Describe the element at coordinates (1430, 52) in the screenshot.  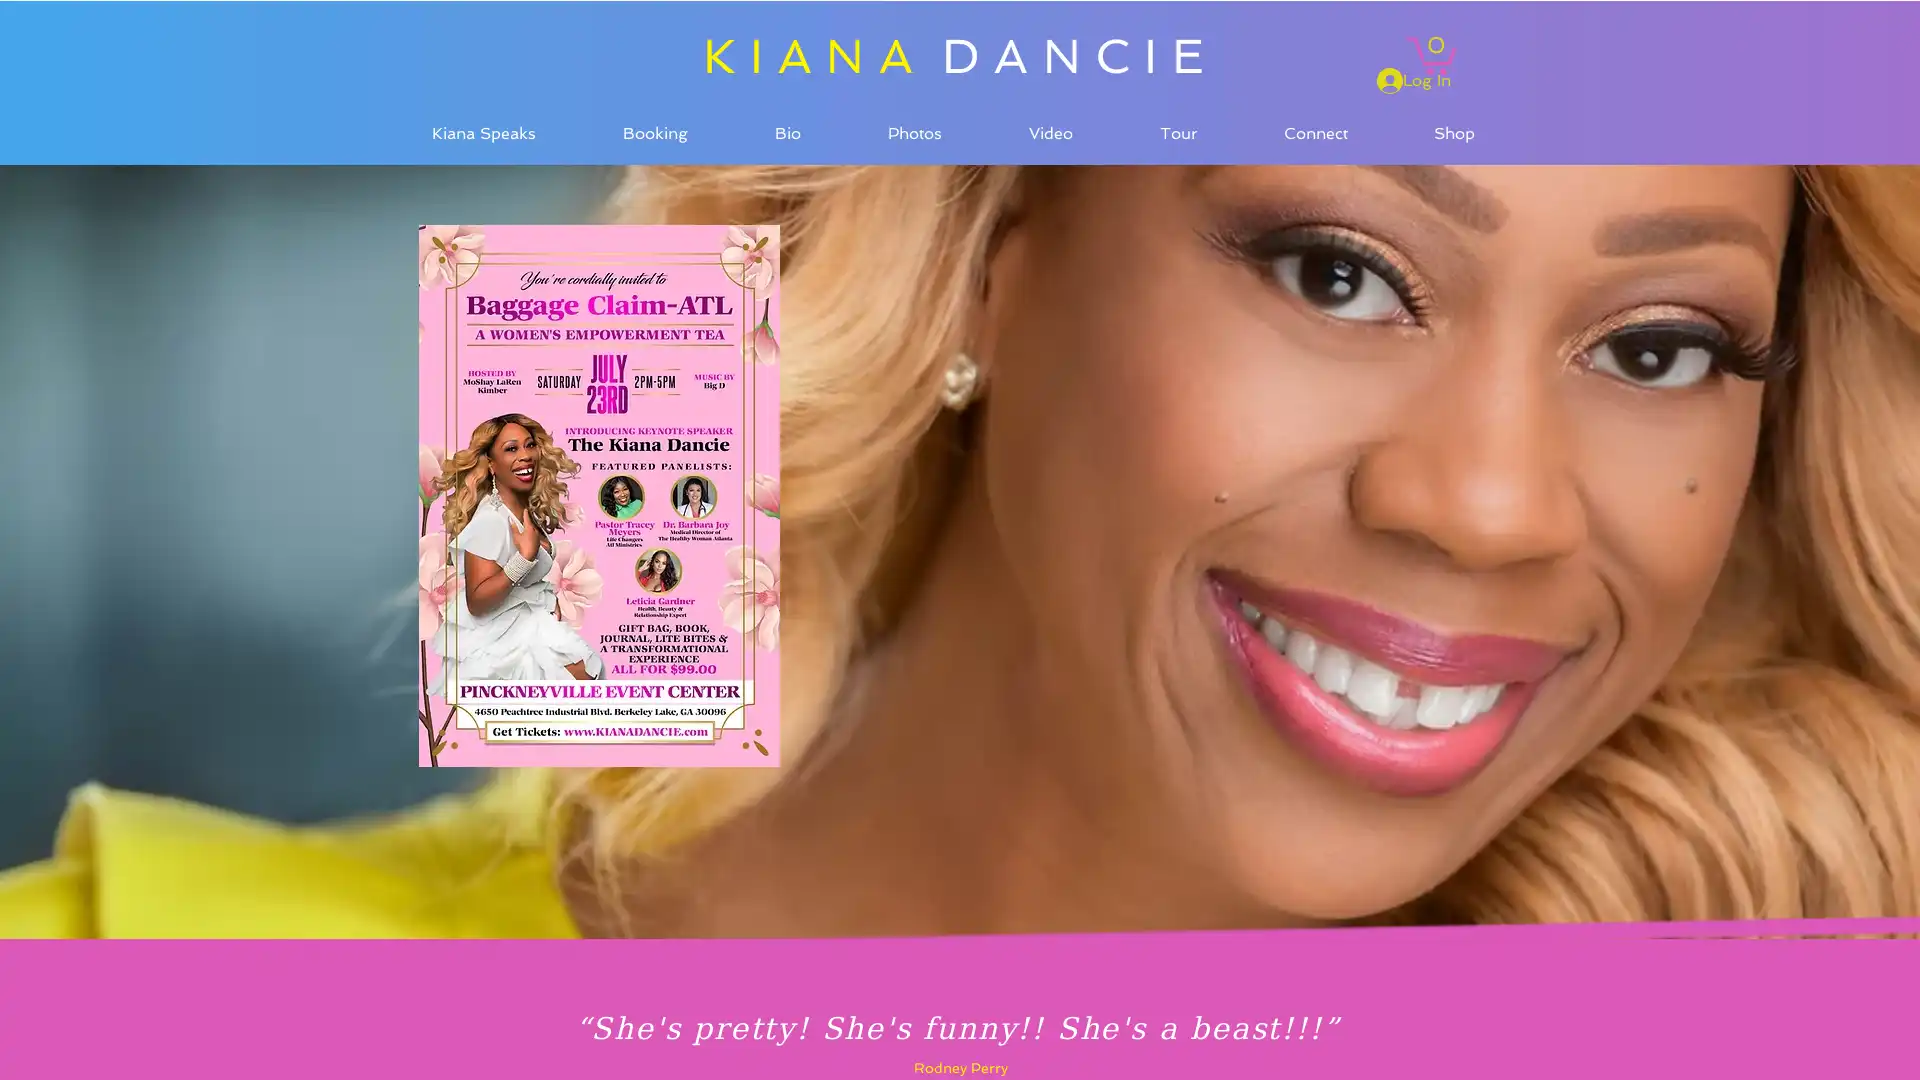
I see `Cart with 0 items` at that location.